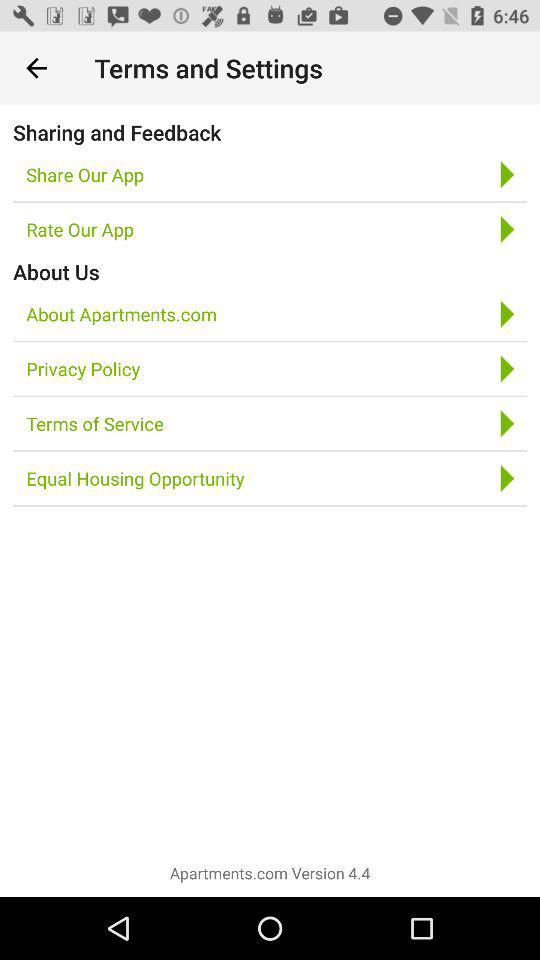 The width and height of the screenshot is (540, 960). I want to click on the item above about apartments.com icon, so click(56, 270).